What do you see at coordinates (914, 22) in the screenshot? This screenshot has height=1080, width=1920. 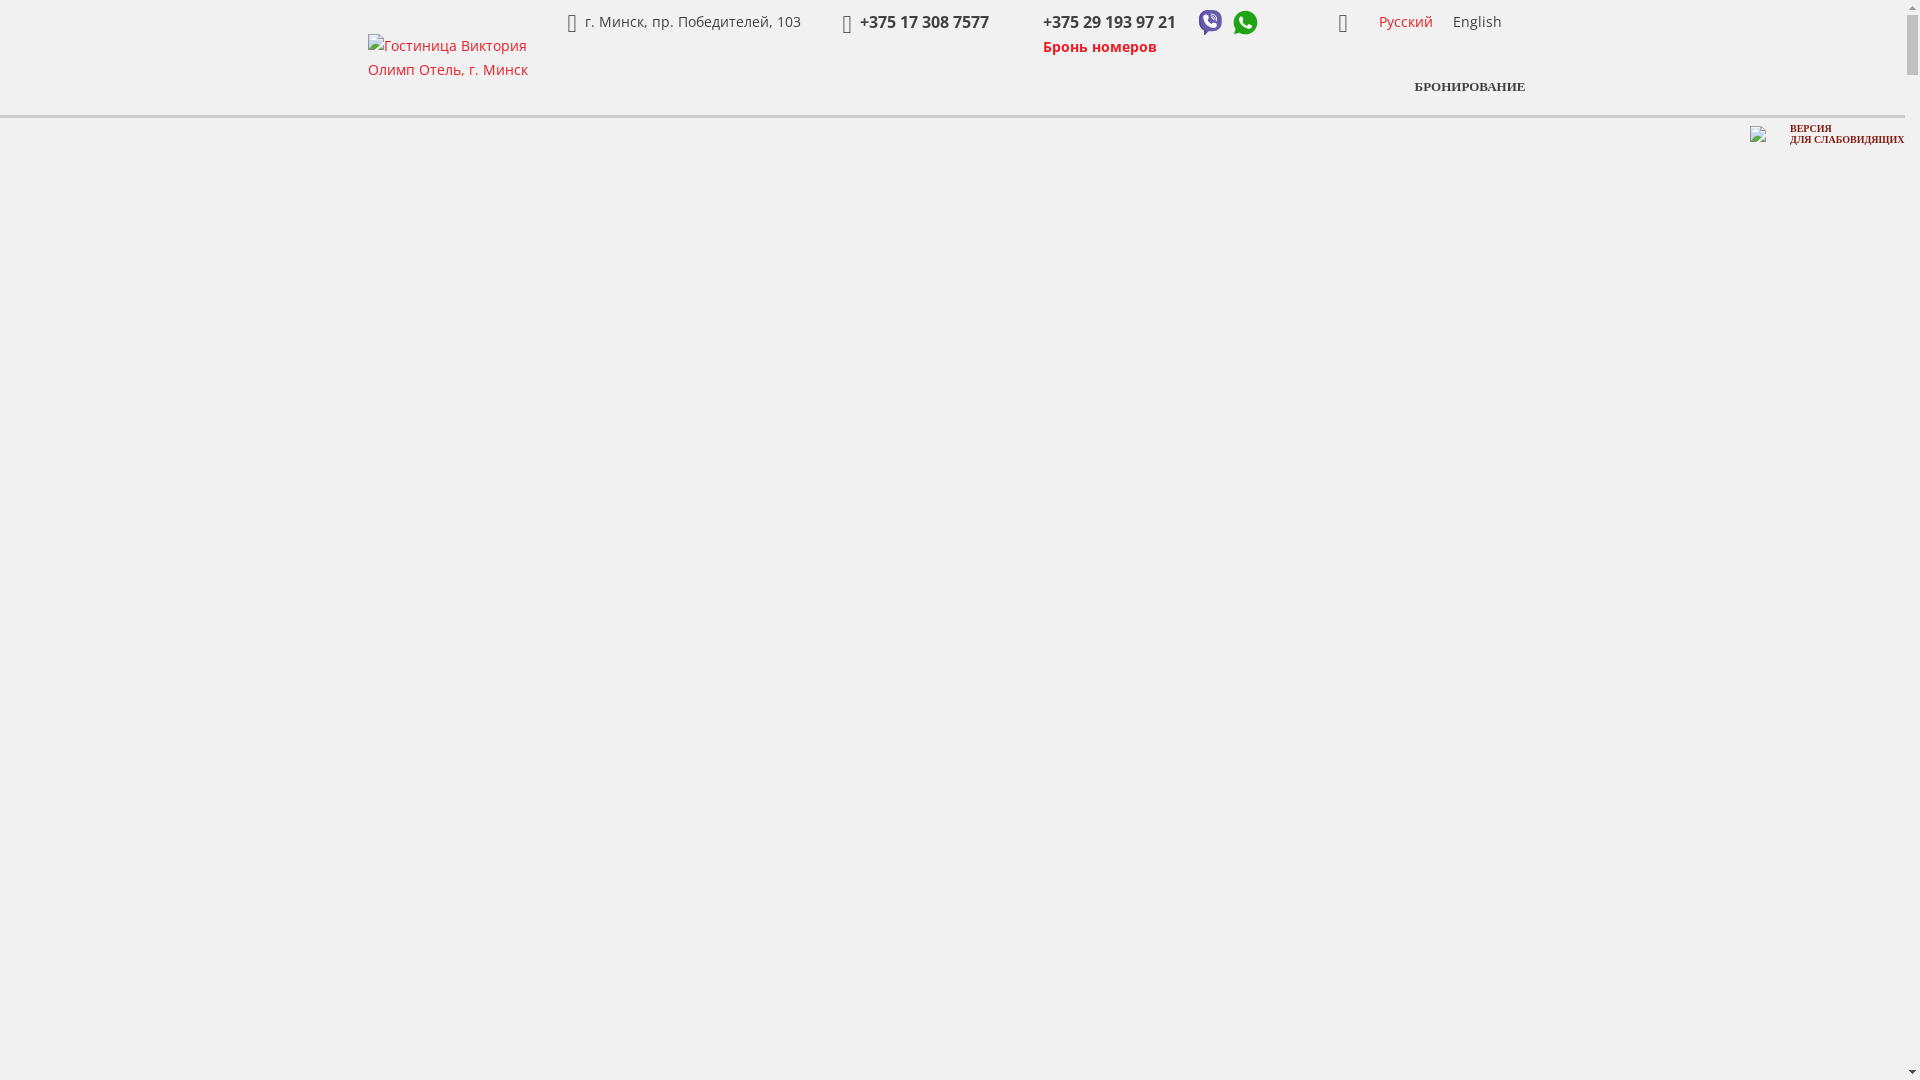 I see `'+375 17 308 7577'` at bounding box center [914, 22].